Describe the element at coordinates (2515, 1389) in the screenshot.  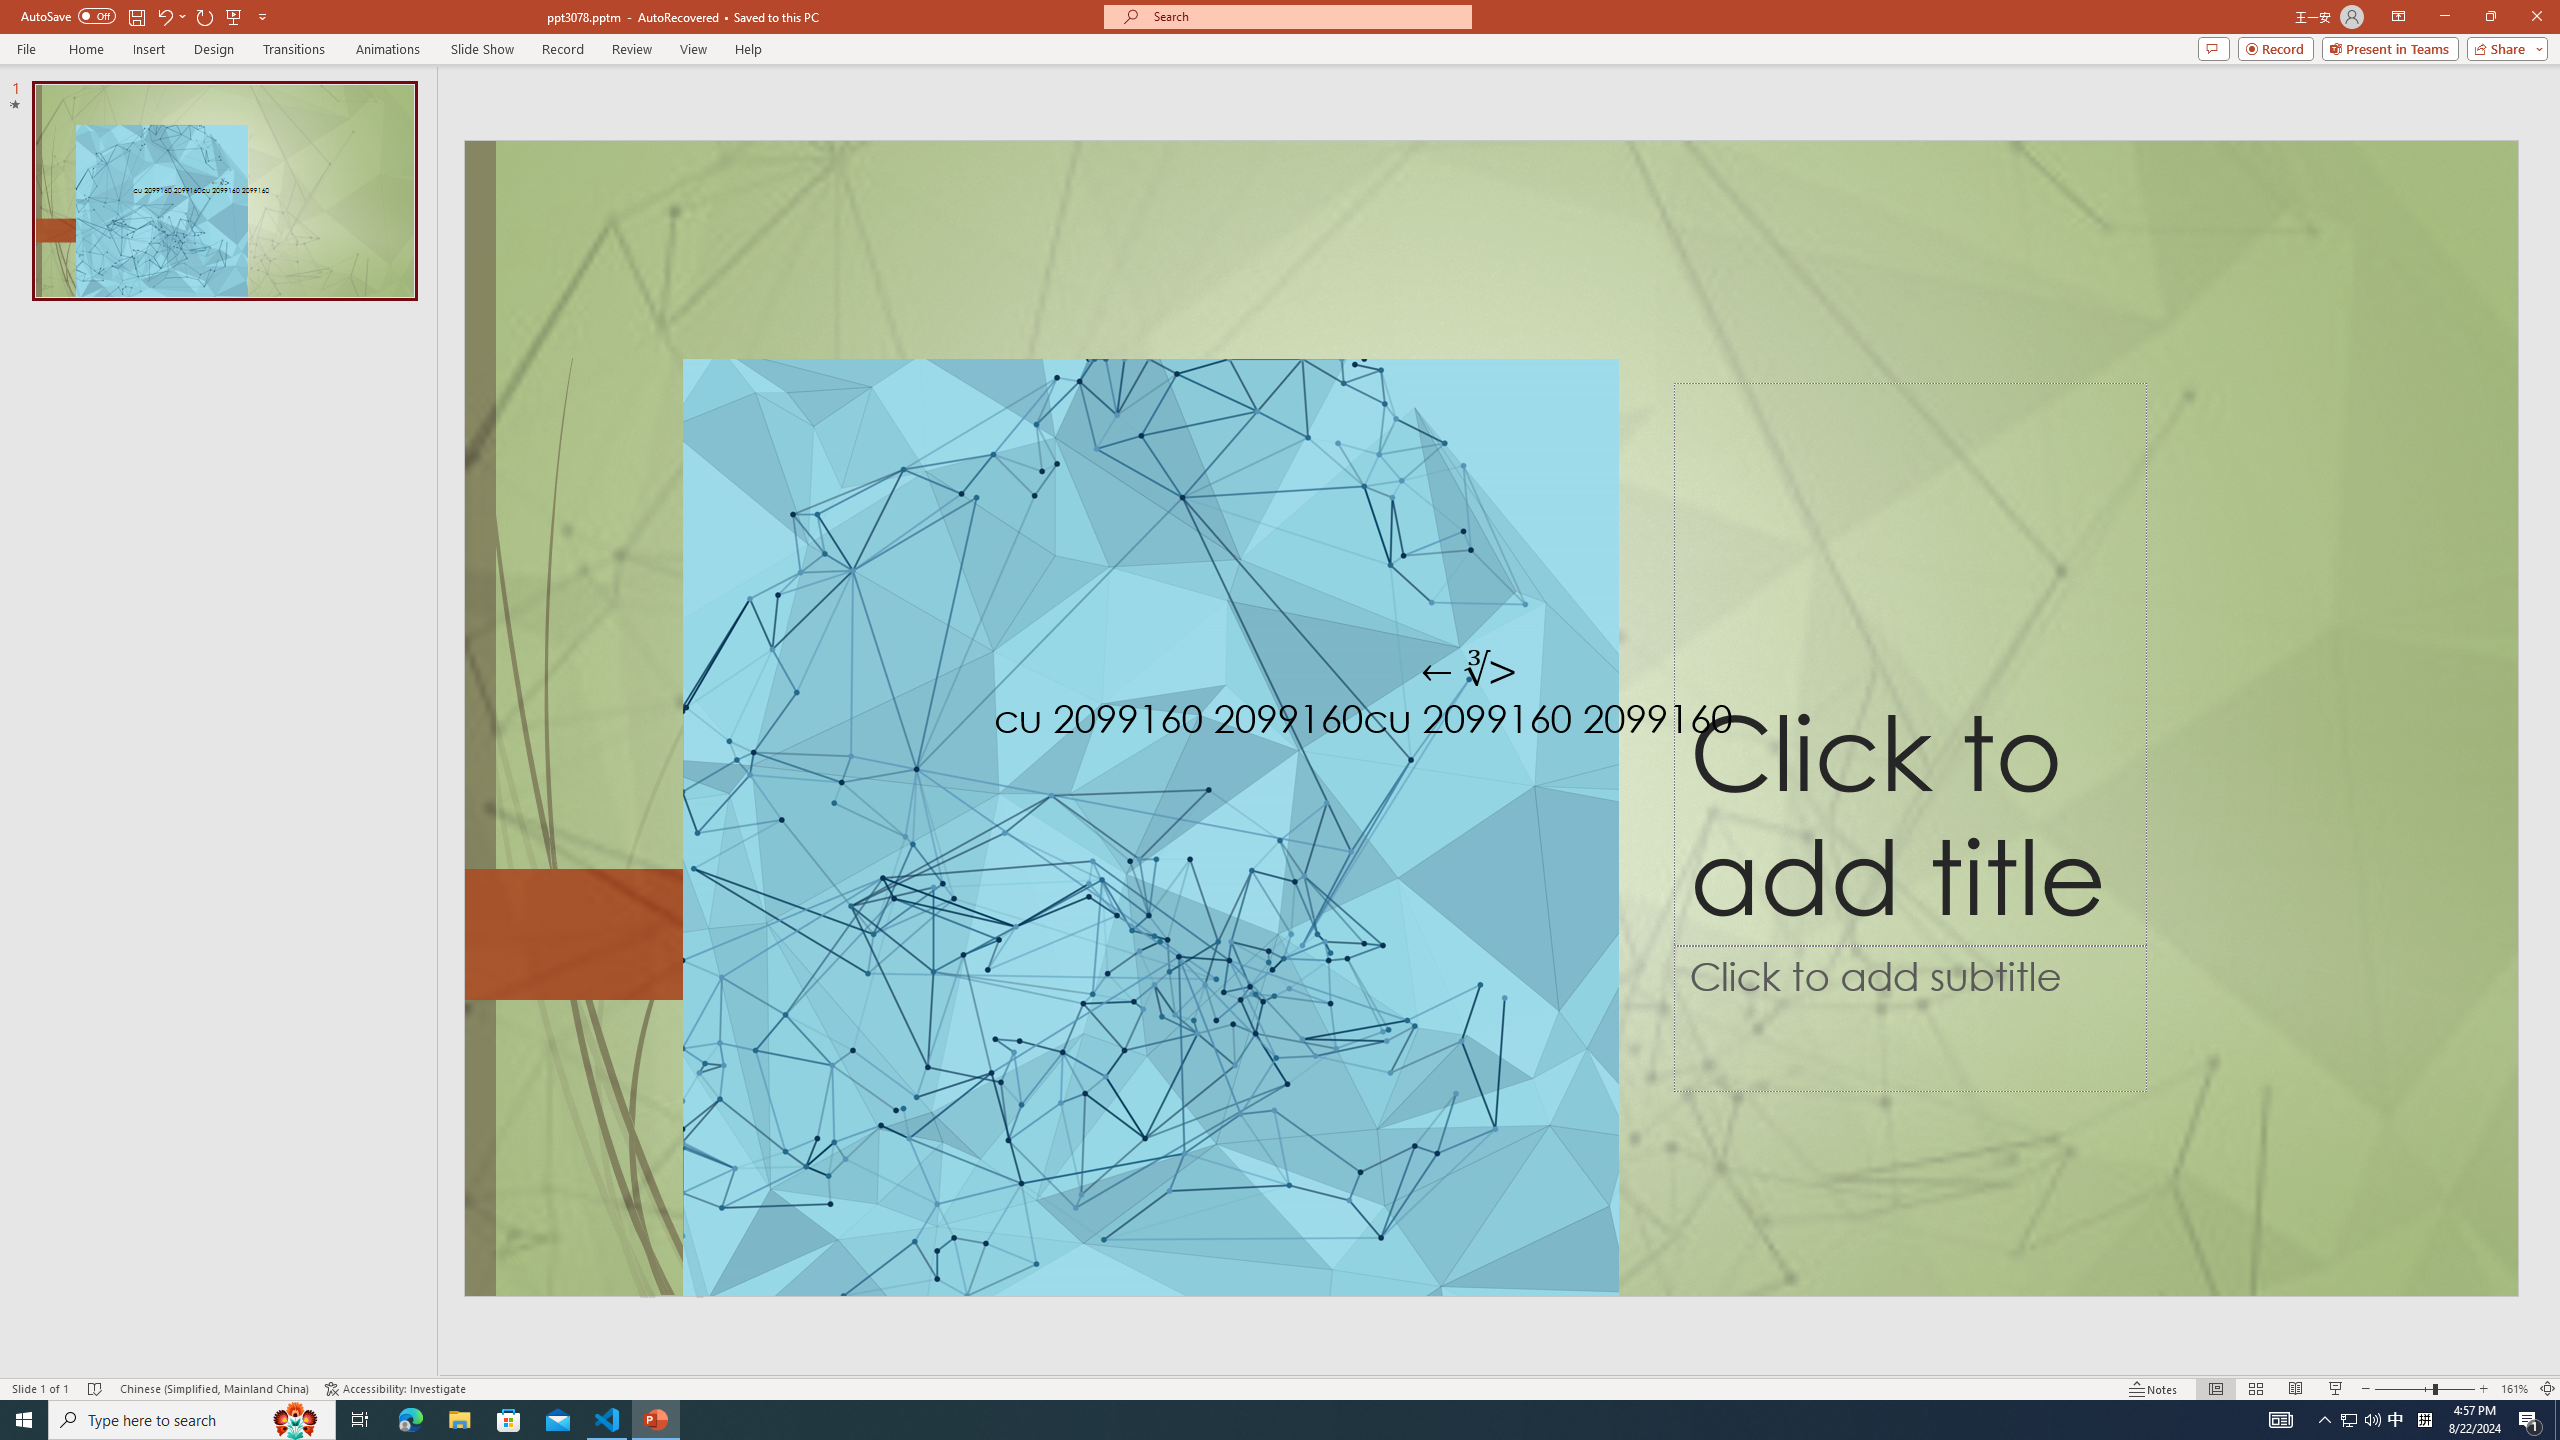
I see `'Zoom 161%'` at that location.